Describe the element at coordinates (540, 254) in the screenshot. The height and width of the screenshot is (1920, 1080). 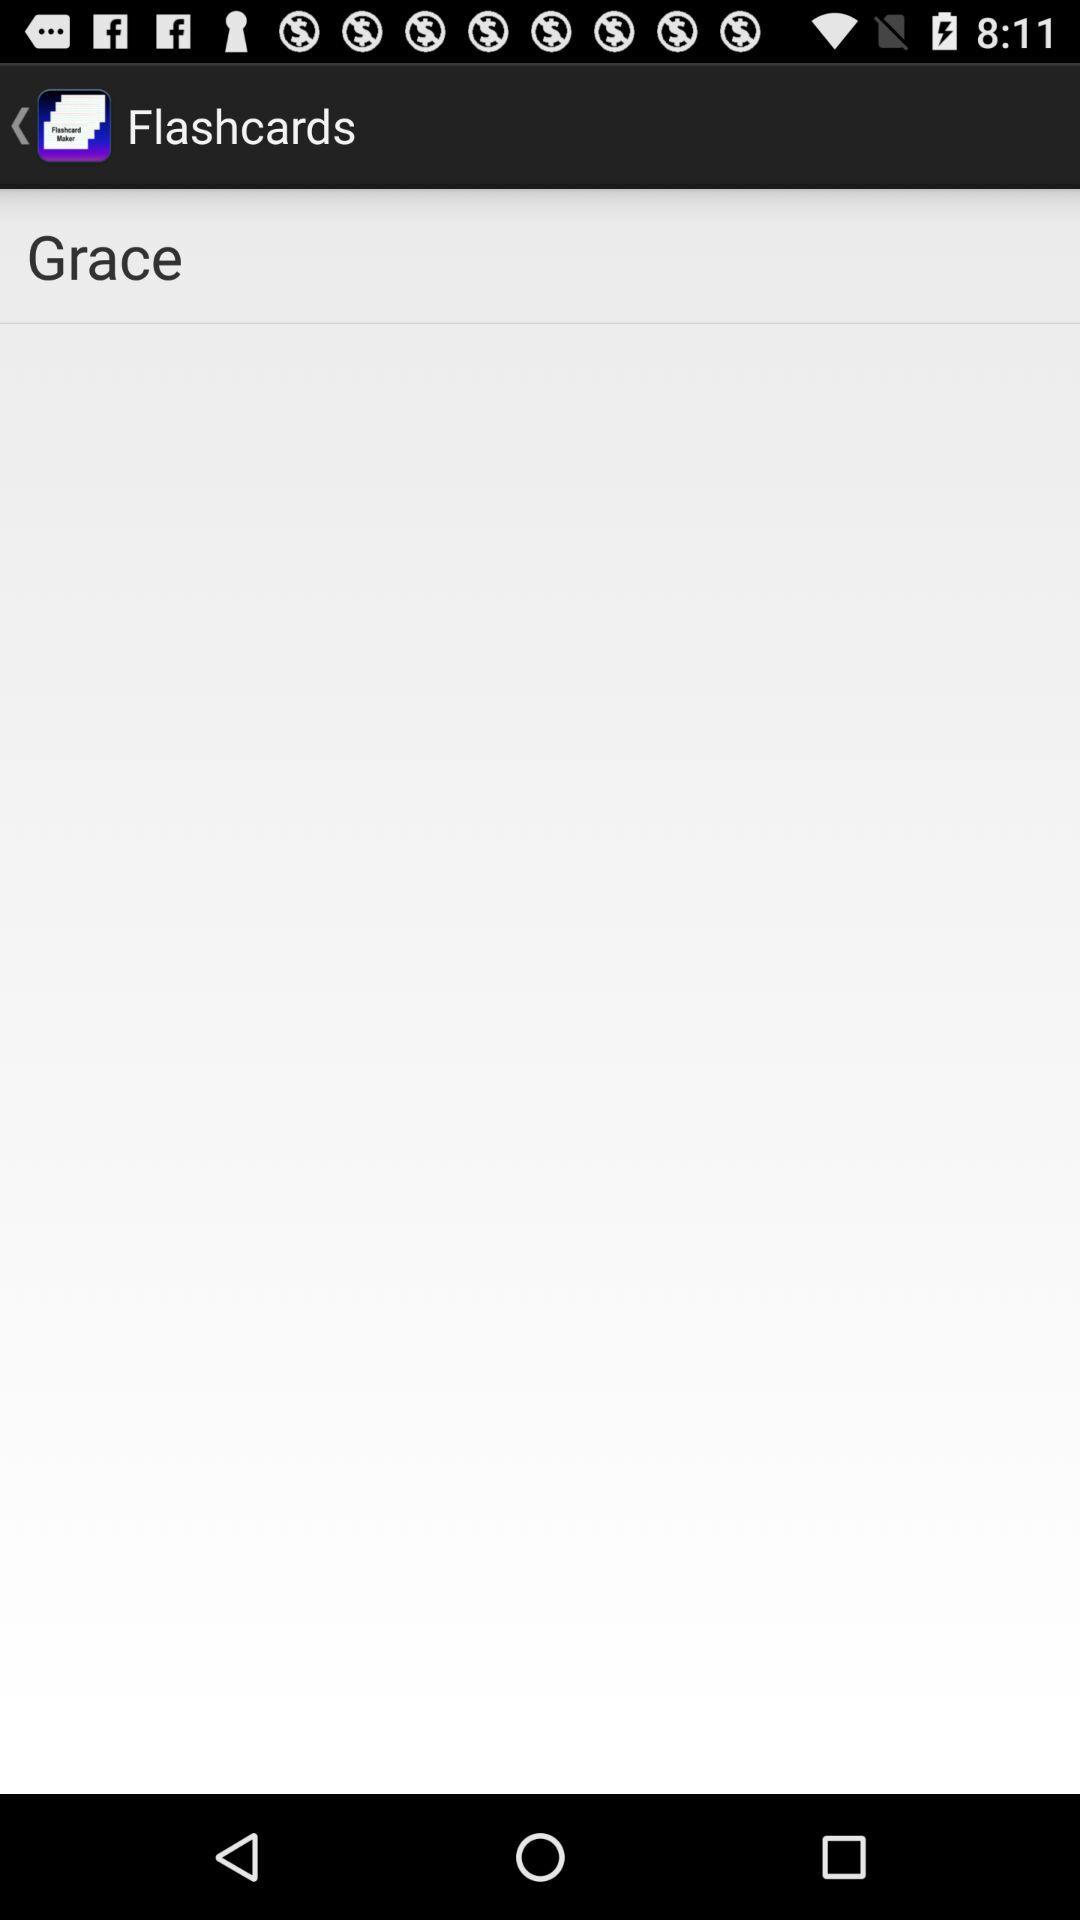
I see `icon at the top` at that location.